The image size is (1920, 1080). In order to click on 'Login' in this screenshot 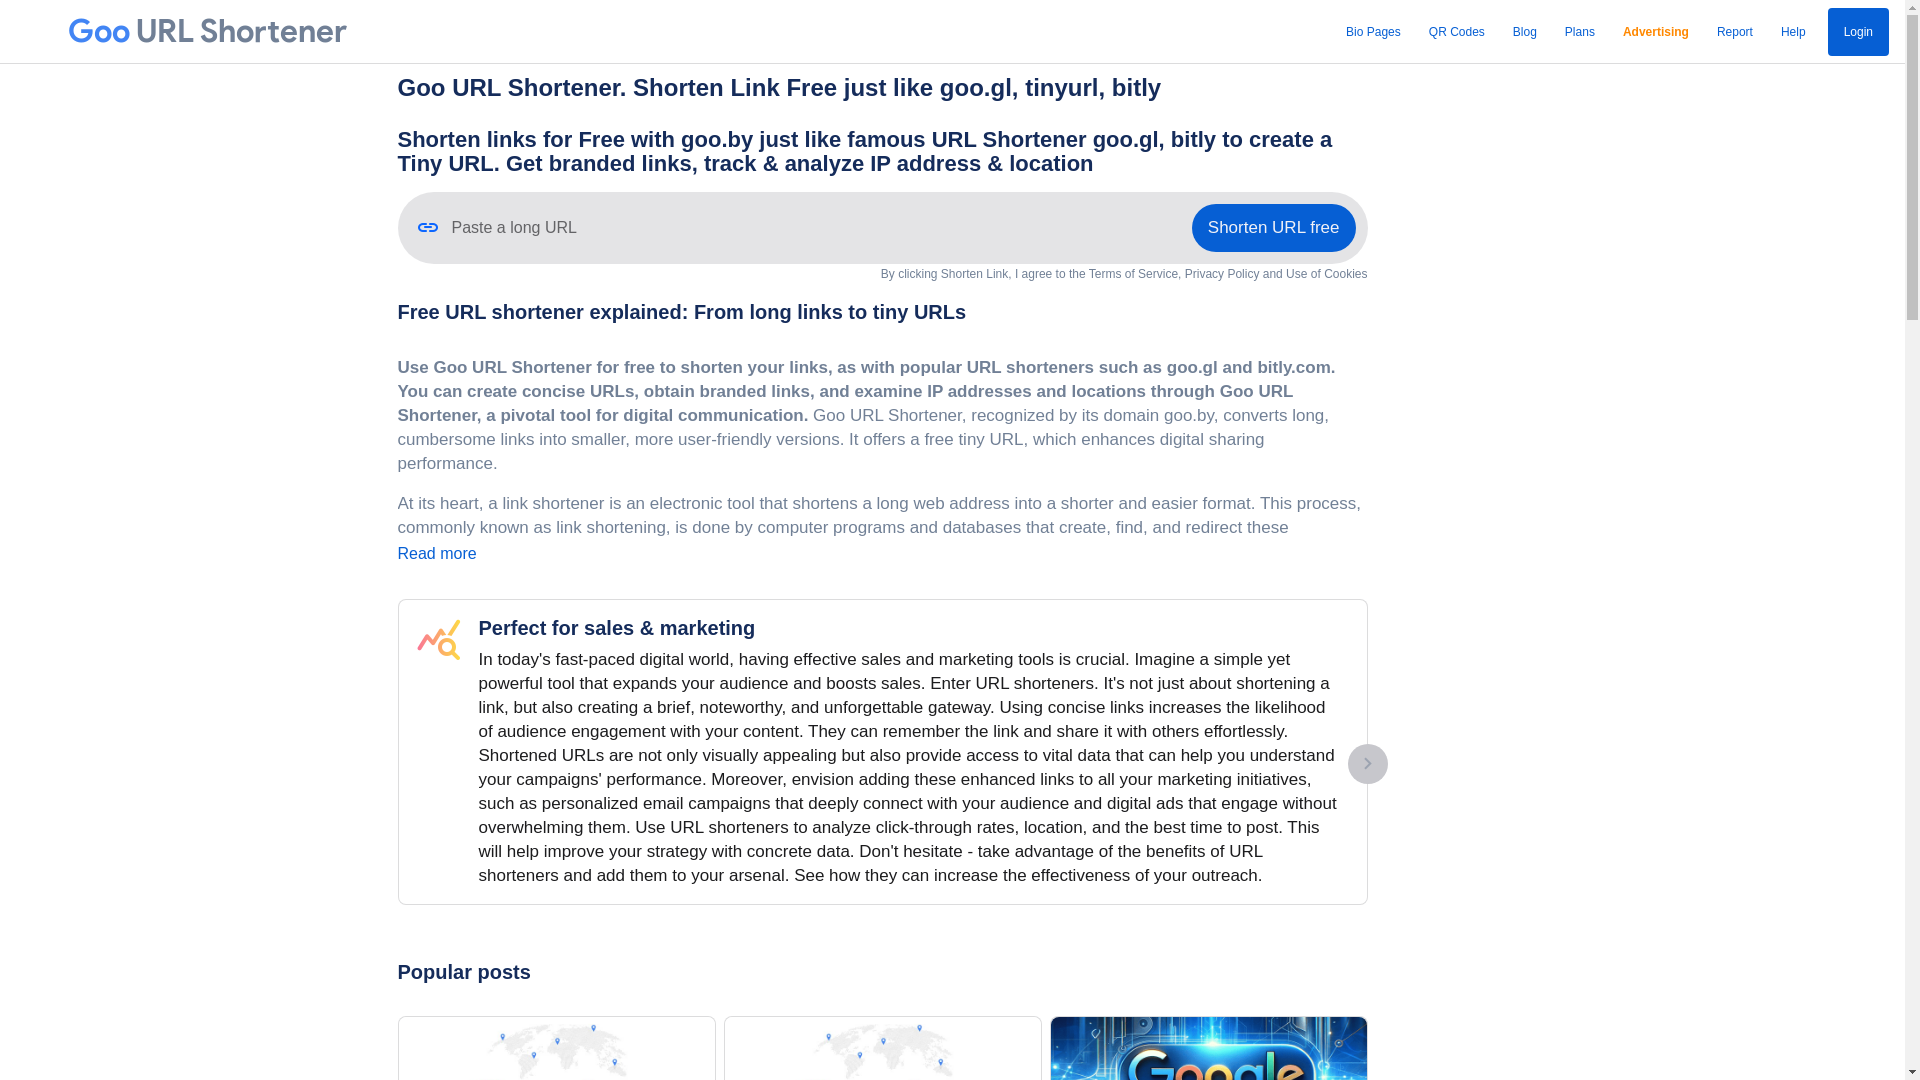, I will do `click(1857, 31)`.